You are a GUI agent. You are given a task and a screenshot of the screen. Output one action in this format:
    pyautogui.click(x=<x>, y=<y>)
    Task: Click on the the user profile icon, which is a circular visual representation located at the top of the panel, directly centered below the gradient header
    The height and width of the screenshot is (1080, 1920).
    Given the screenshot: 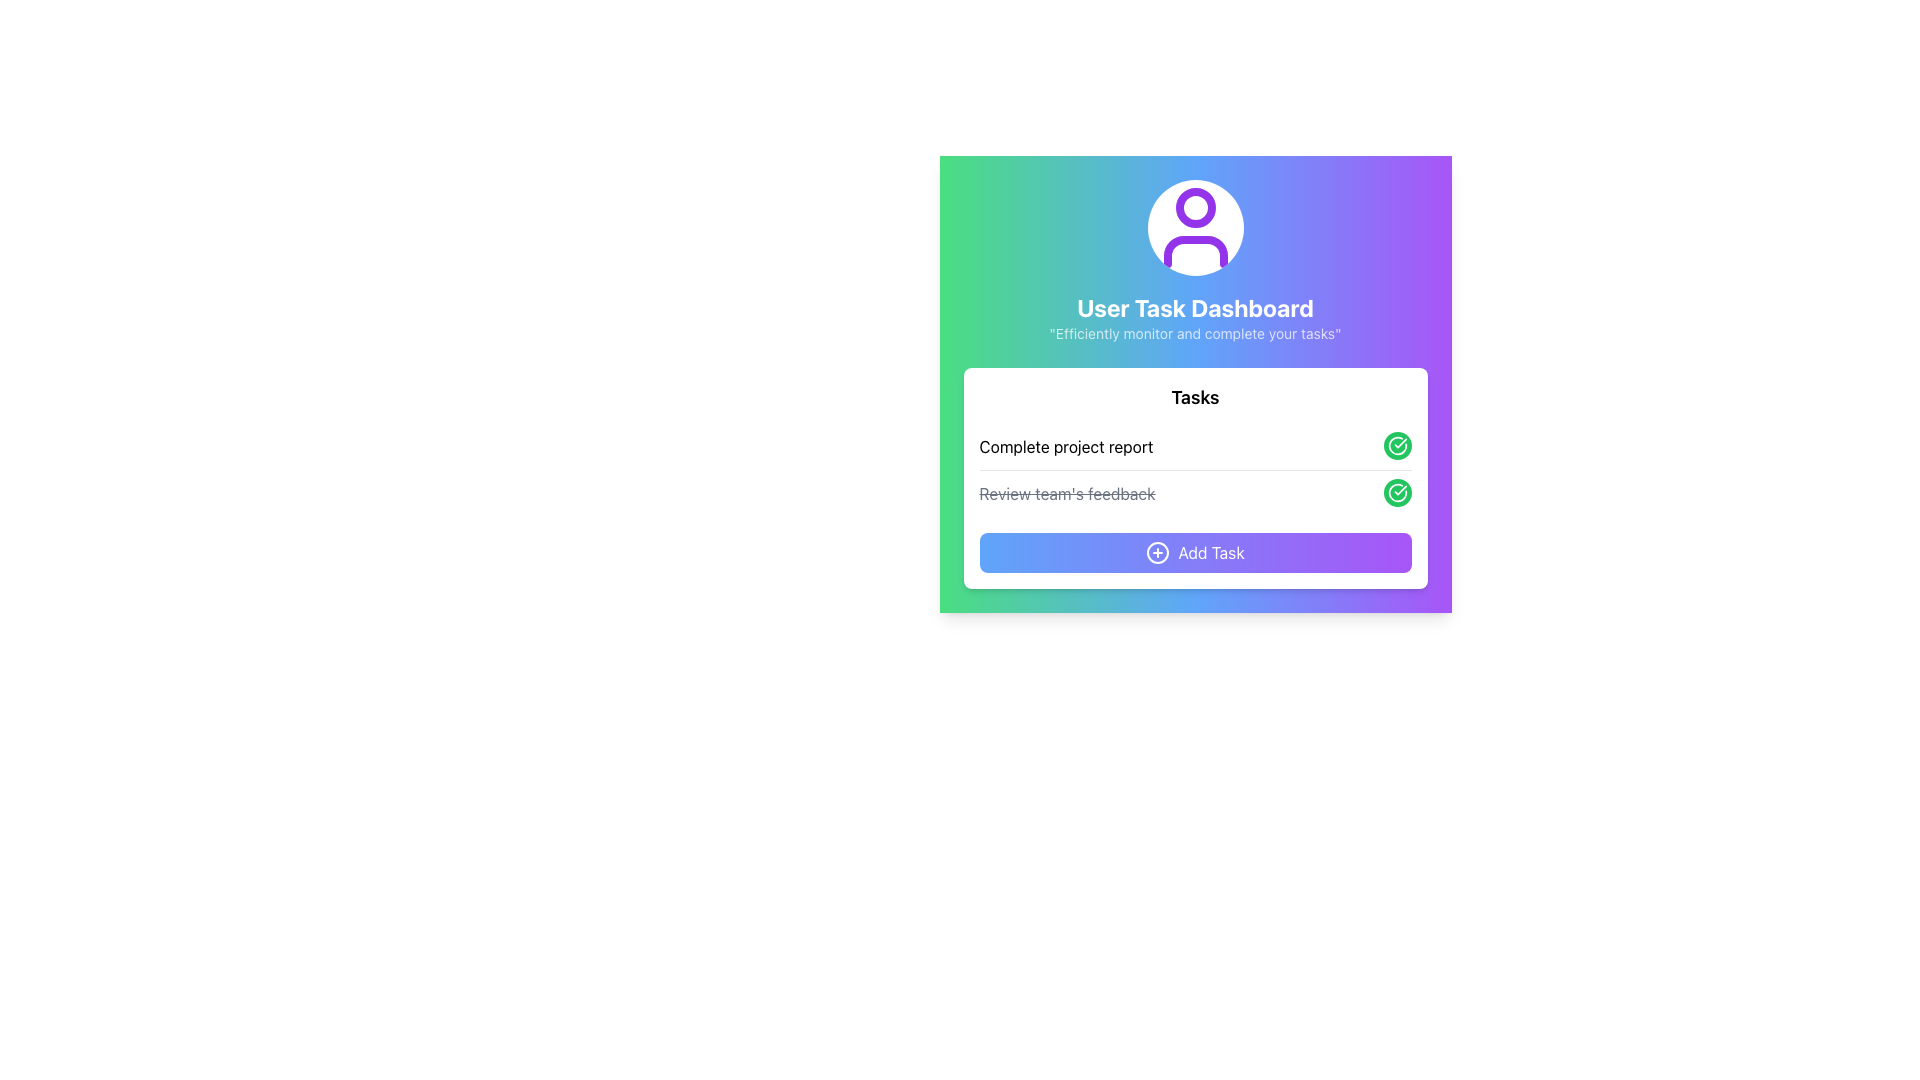 What is the action you would take?
    pyautogui.click(x=1195, y=226)
    